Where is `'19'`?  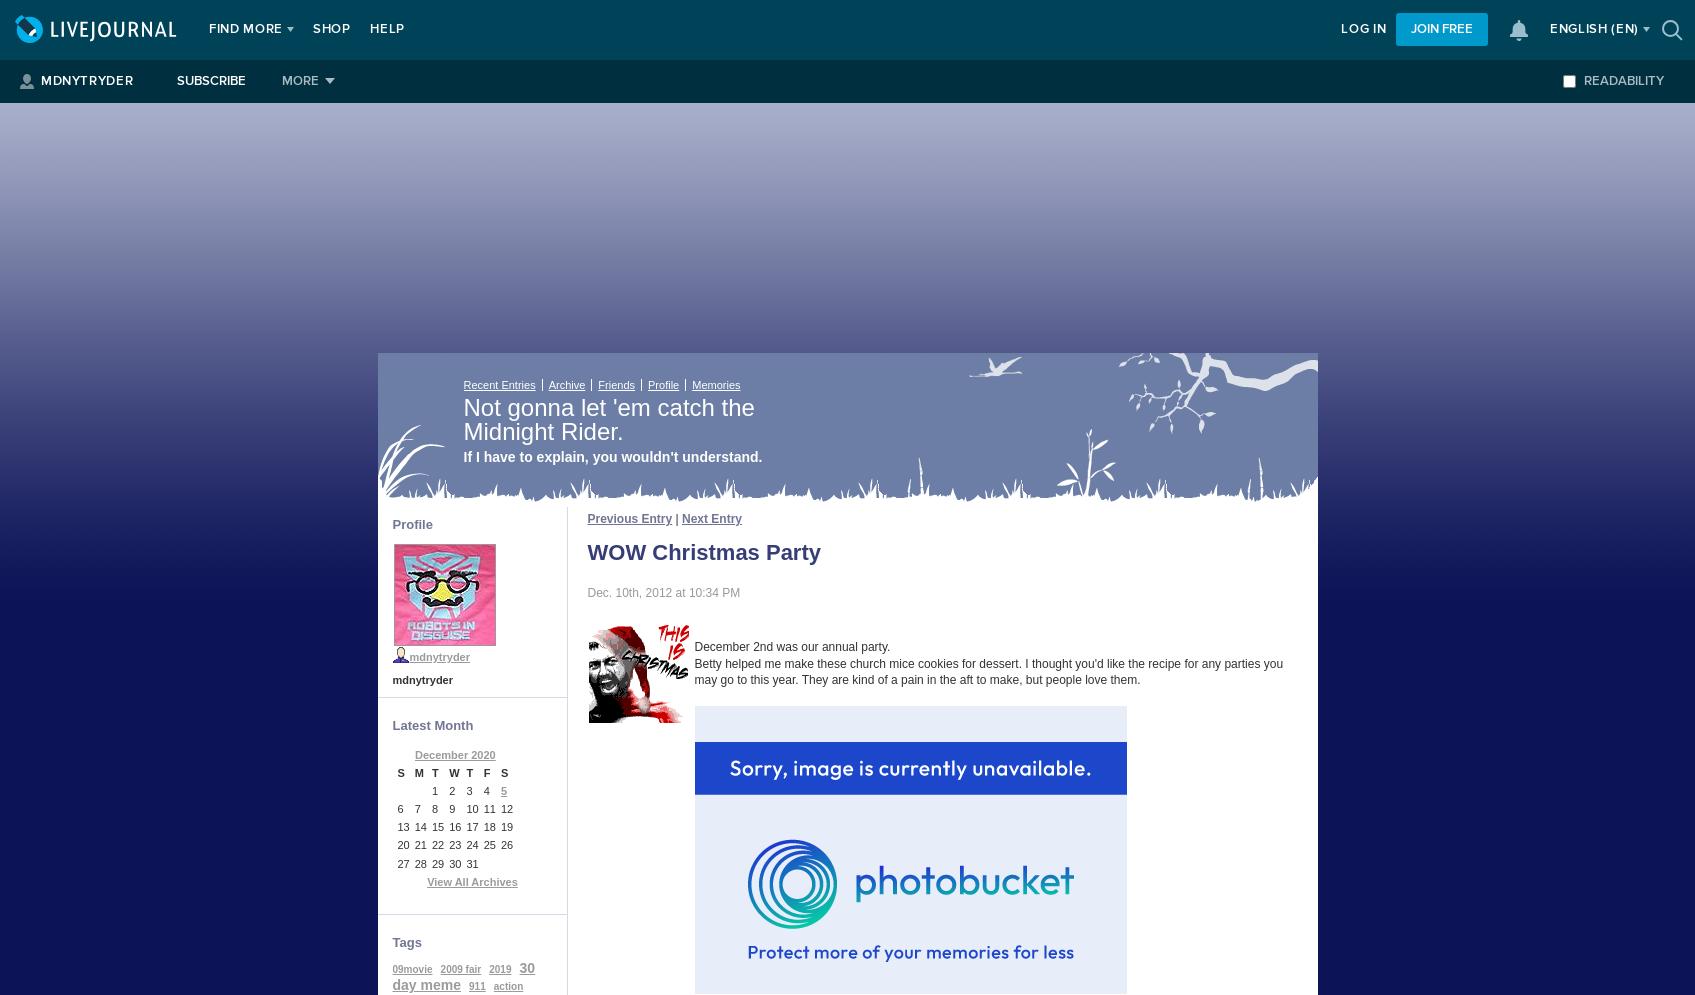 '19' is located at coordinates (505, 826).